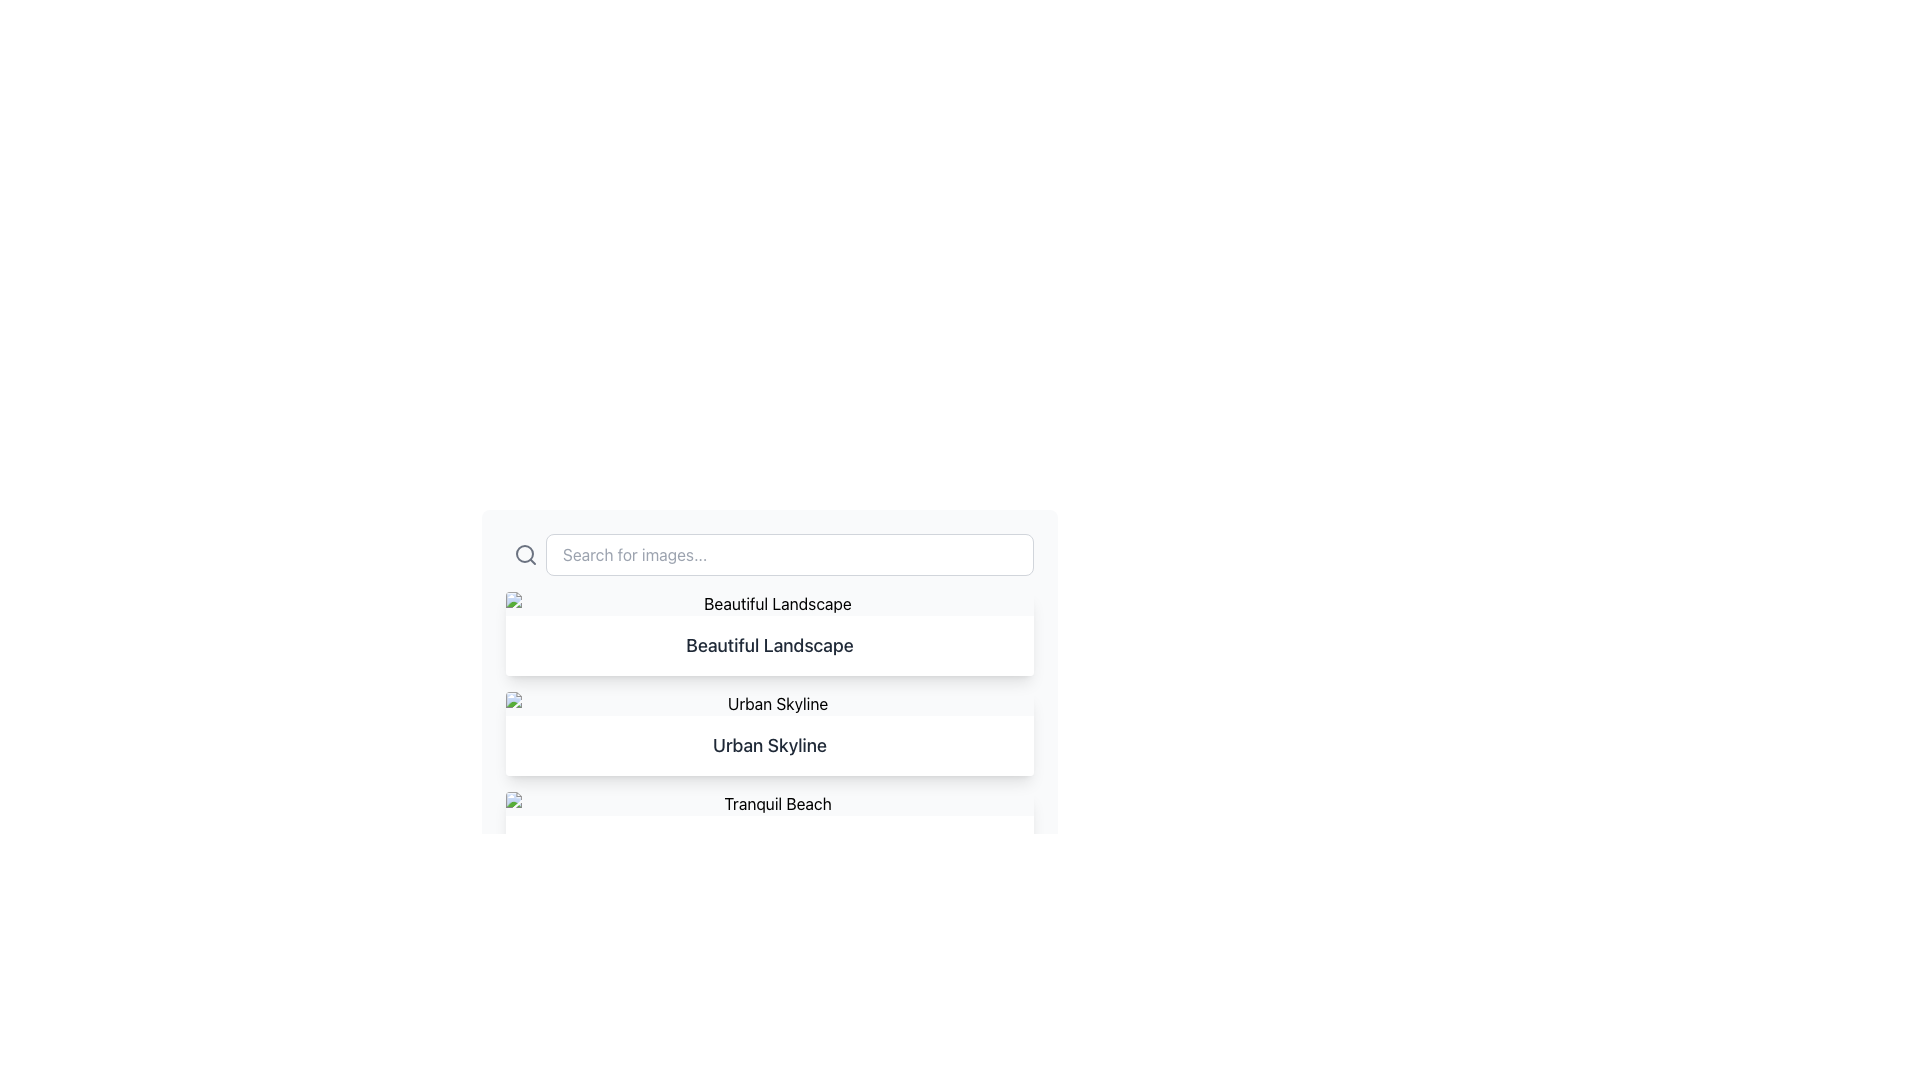  What do you see at coordinates (768, 802) in the screenshot?
I see `the 'Tranquil Beach' image representation` at bounding box center [768, 802].